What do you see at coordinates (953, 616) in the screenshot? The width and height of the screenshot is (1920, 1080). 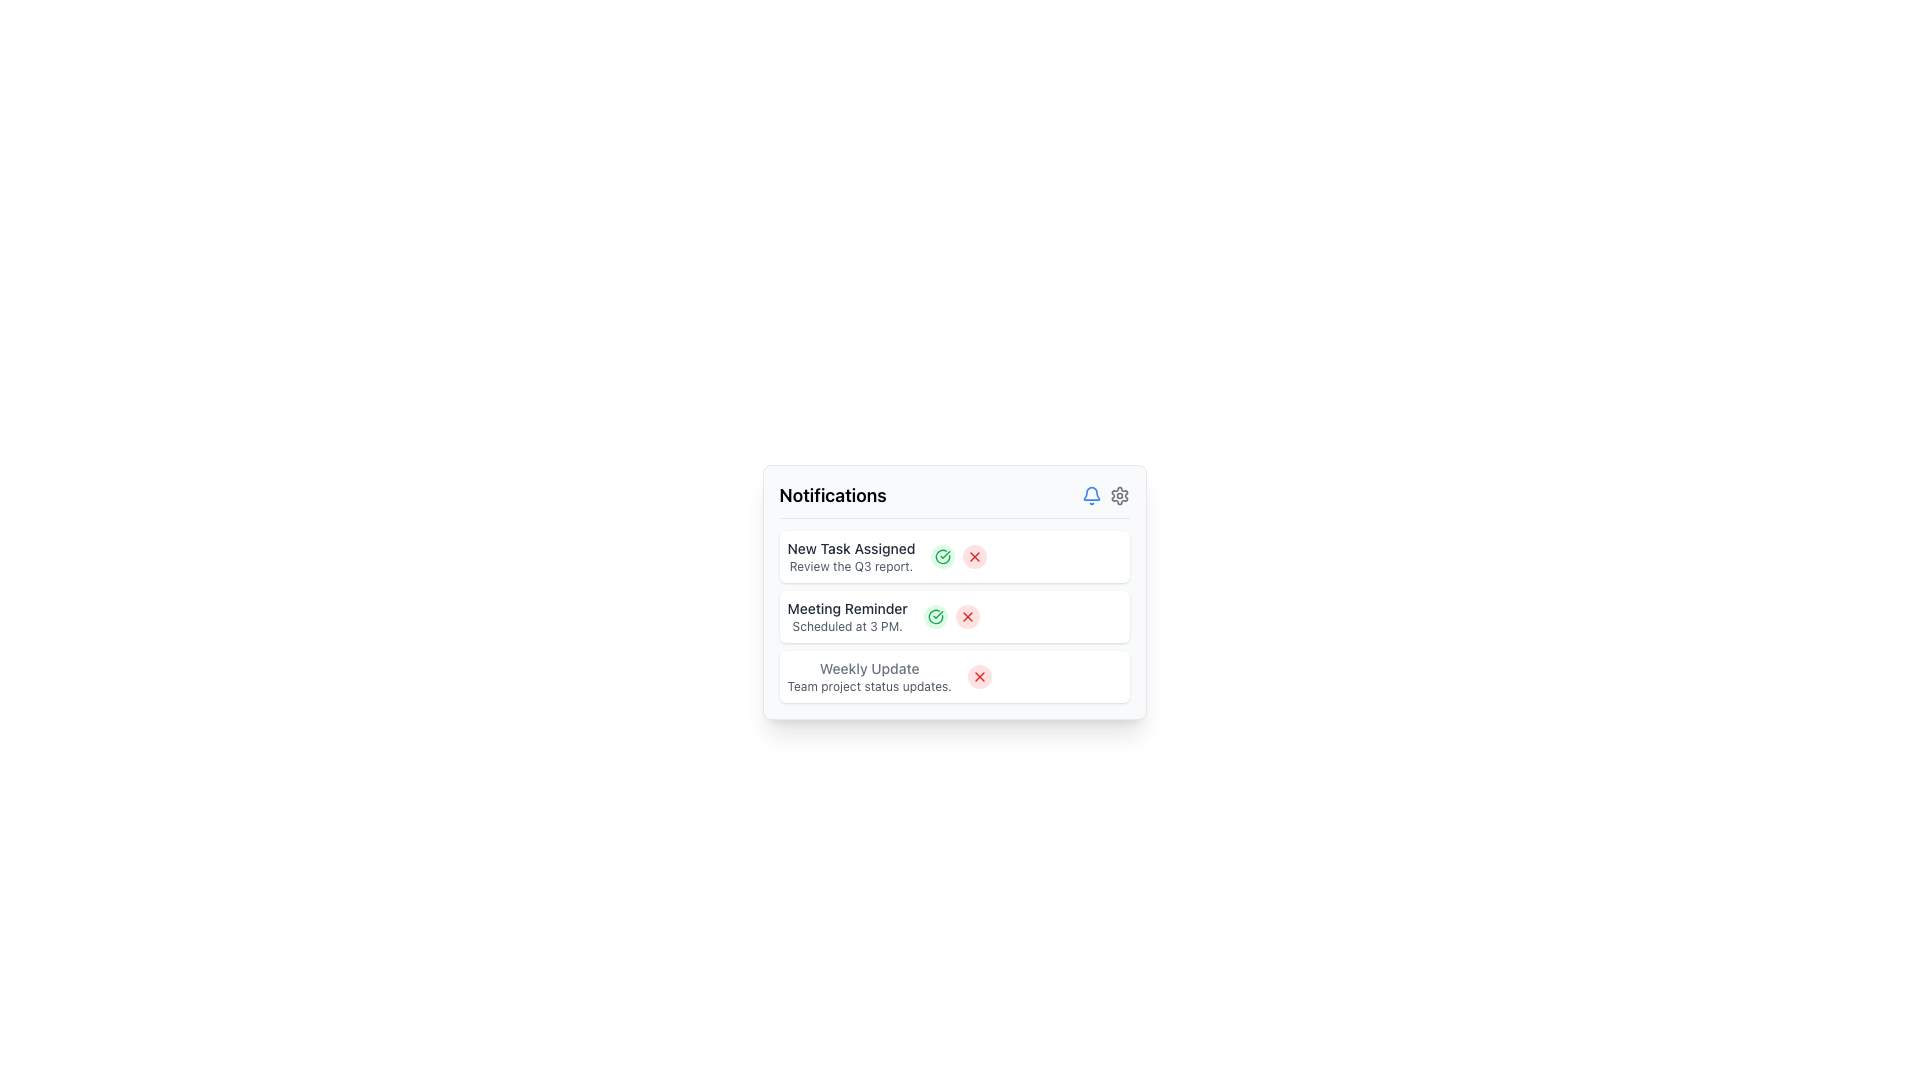 I see `the green check button on the Notification Card that contains 'Meeting Reminder' and 'Scheduled at 3 PM.' to mark it as read` at bounding box center [953, 616].